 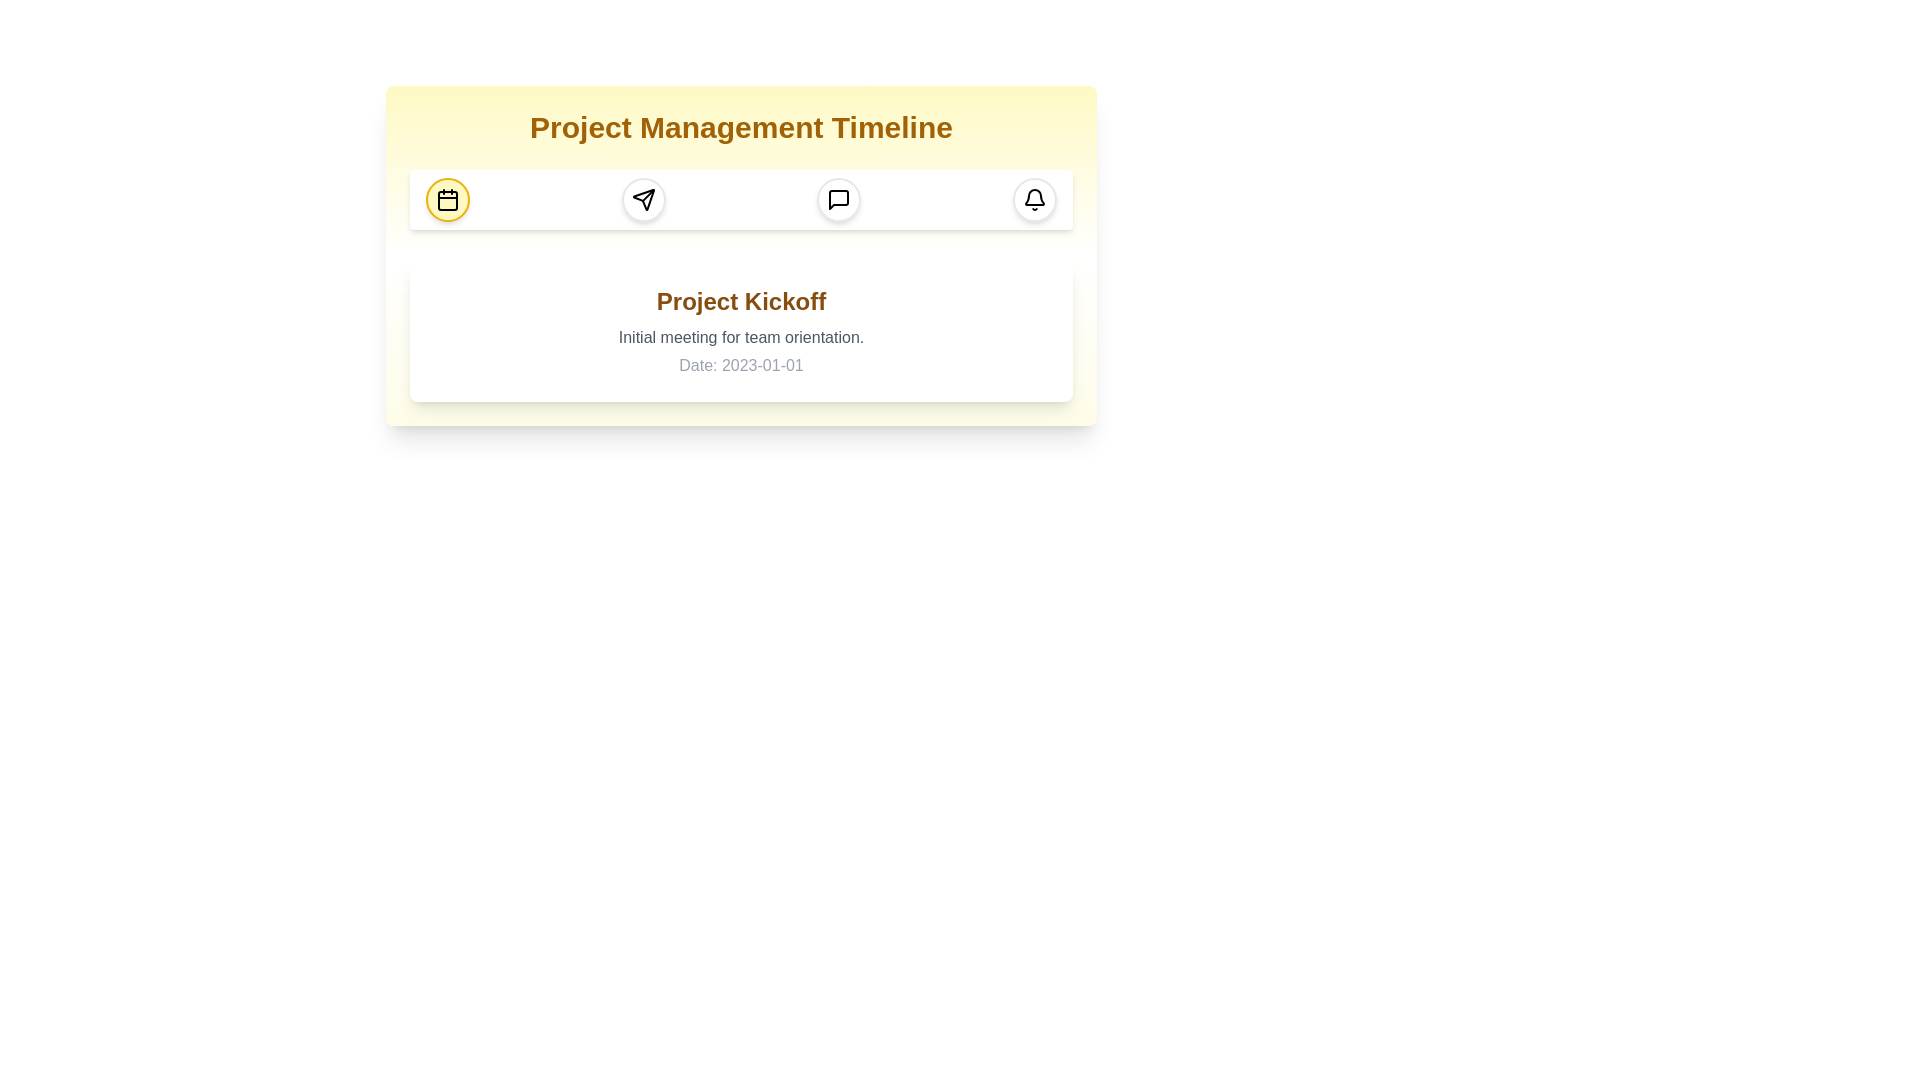 I want to click on the speech bubble icon in the top-right section of the interface under 'Project Management Timeline', so click(x=839, y=200).